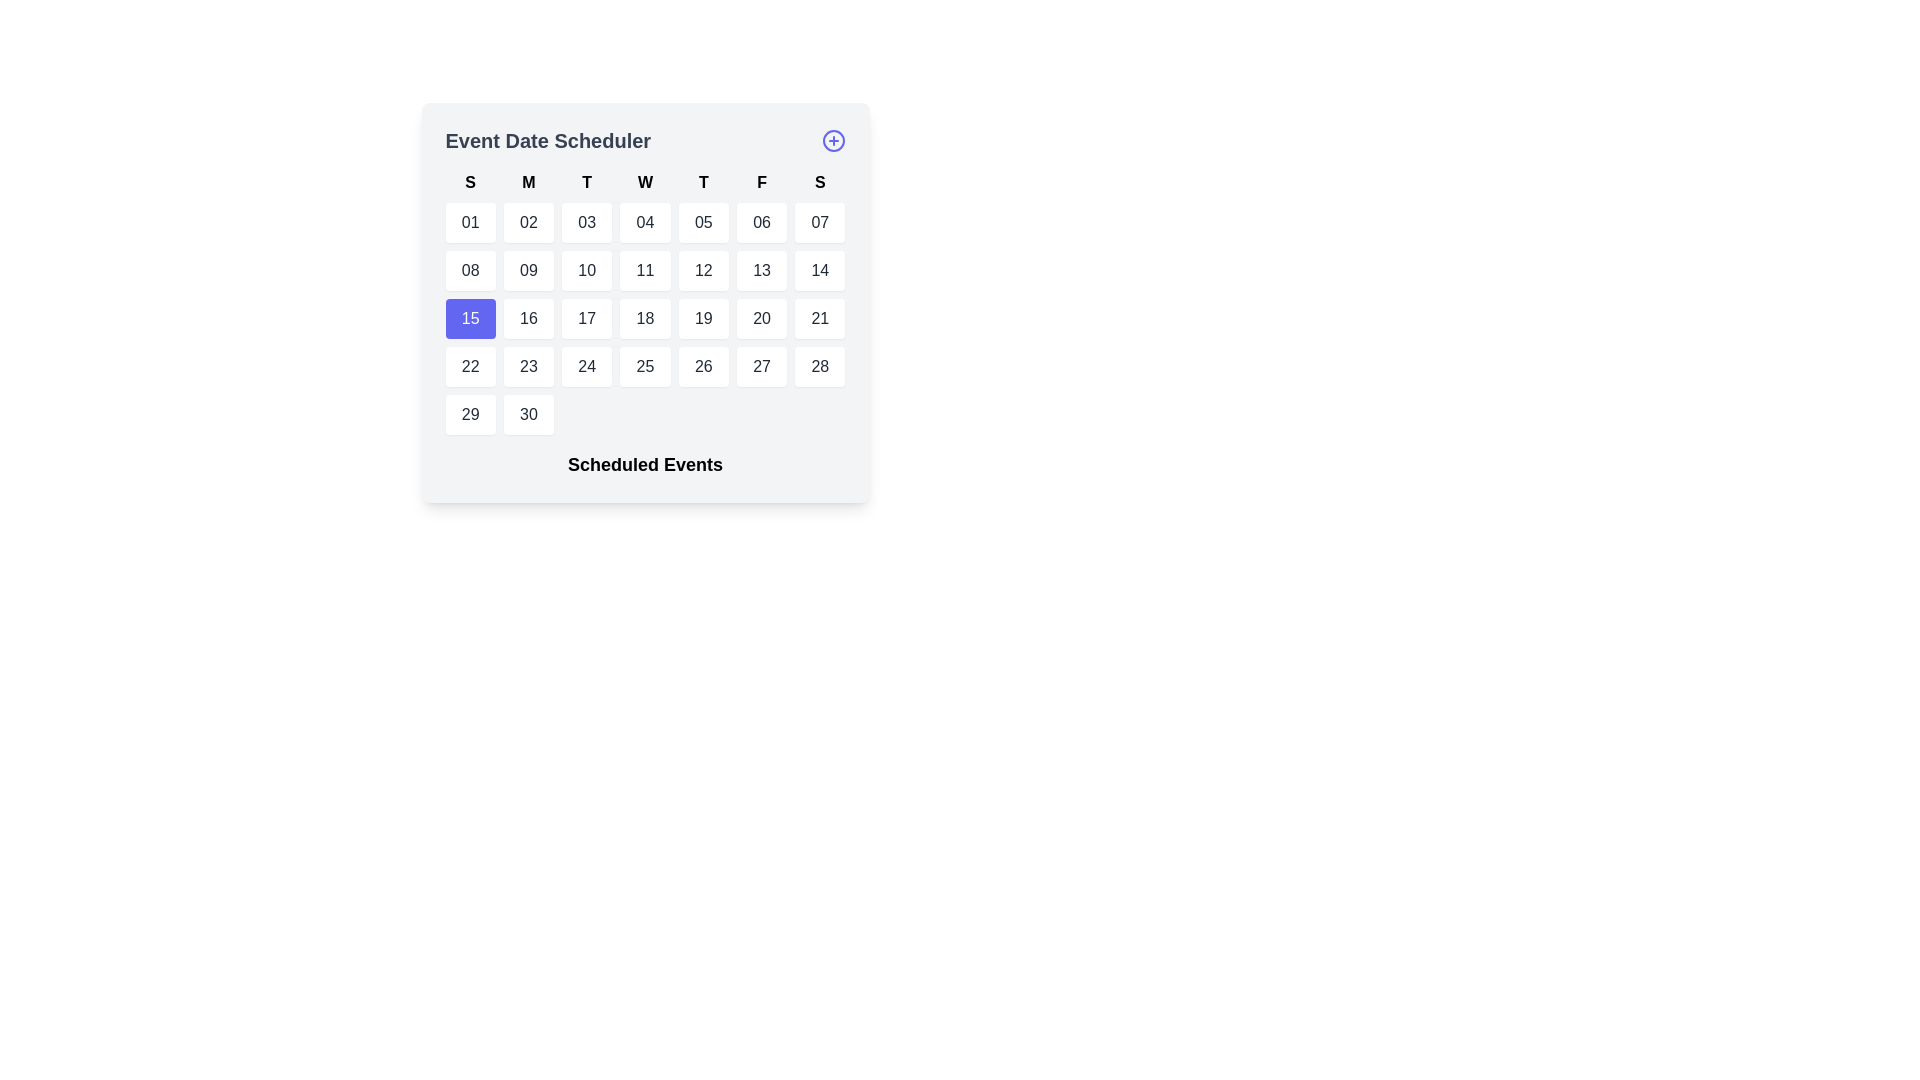 The height and width of the screenshot is (1080, 1920). What do you see at coordinates (586, 318) in the screenshot?
I see `the selectable date cell representing '17' in the calendar interface` at bounding box center [586, 318].